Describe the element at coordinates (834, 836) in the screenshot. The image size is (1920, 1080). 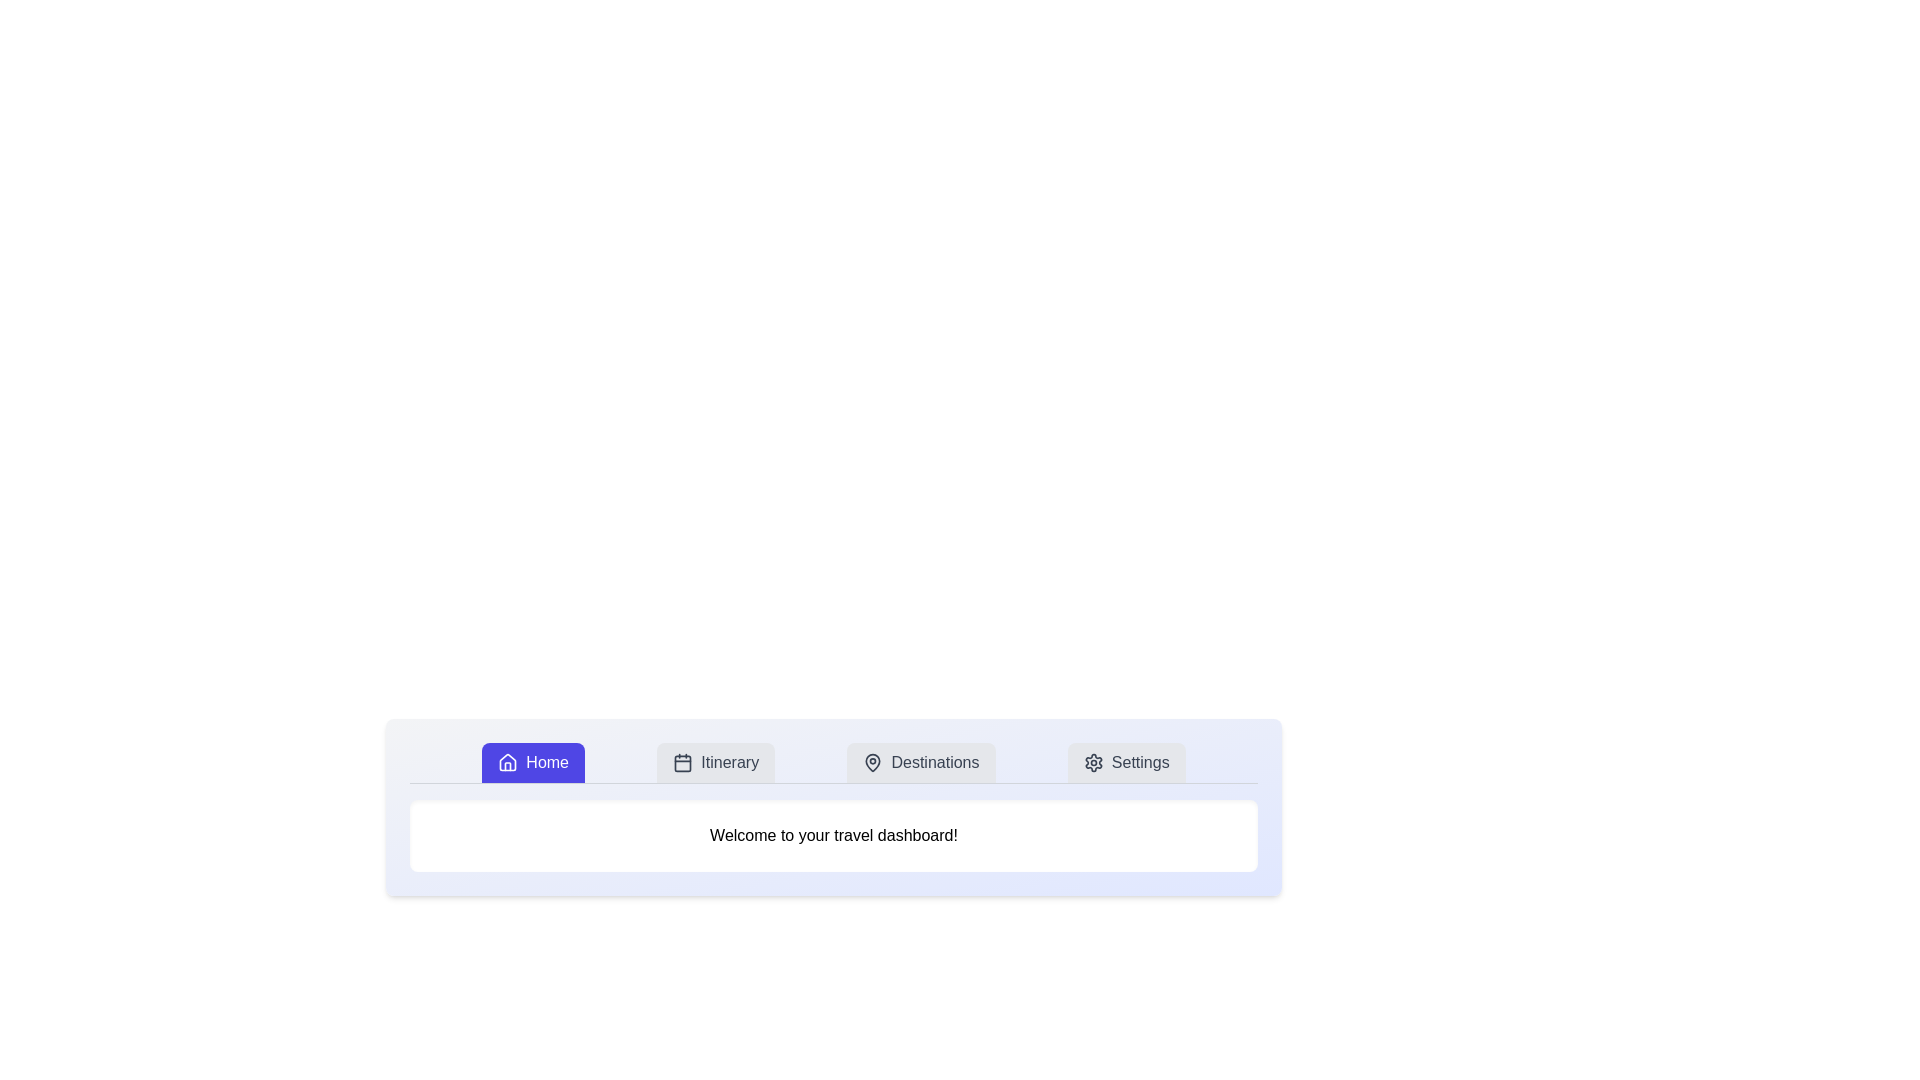
I see `the welcome message text display that informs users they are on their travel dashboard, located centered below the navigation bar` at that location.